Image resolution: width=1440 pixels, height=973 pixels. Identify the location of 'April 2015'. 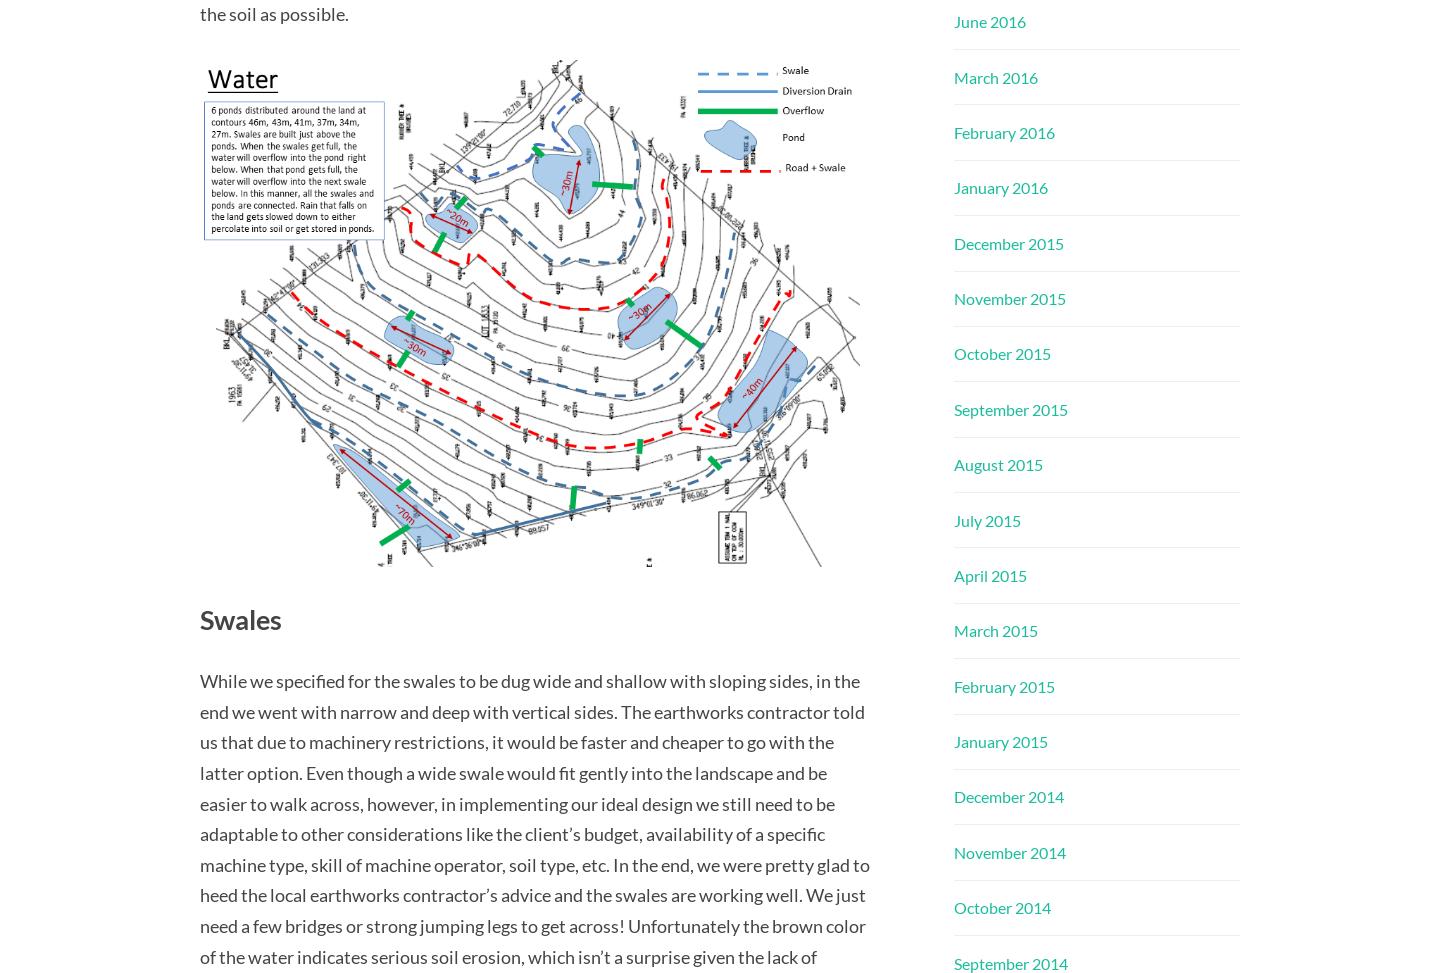
(989, 574).